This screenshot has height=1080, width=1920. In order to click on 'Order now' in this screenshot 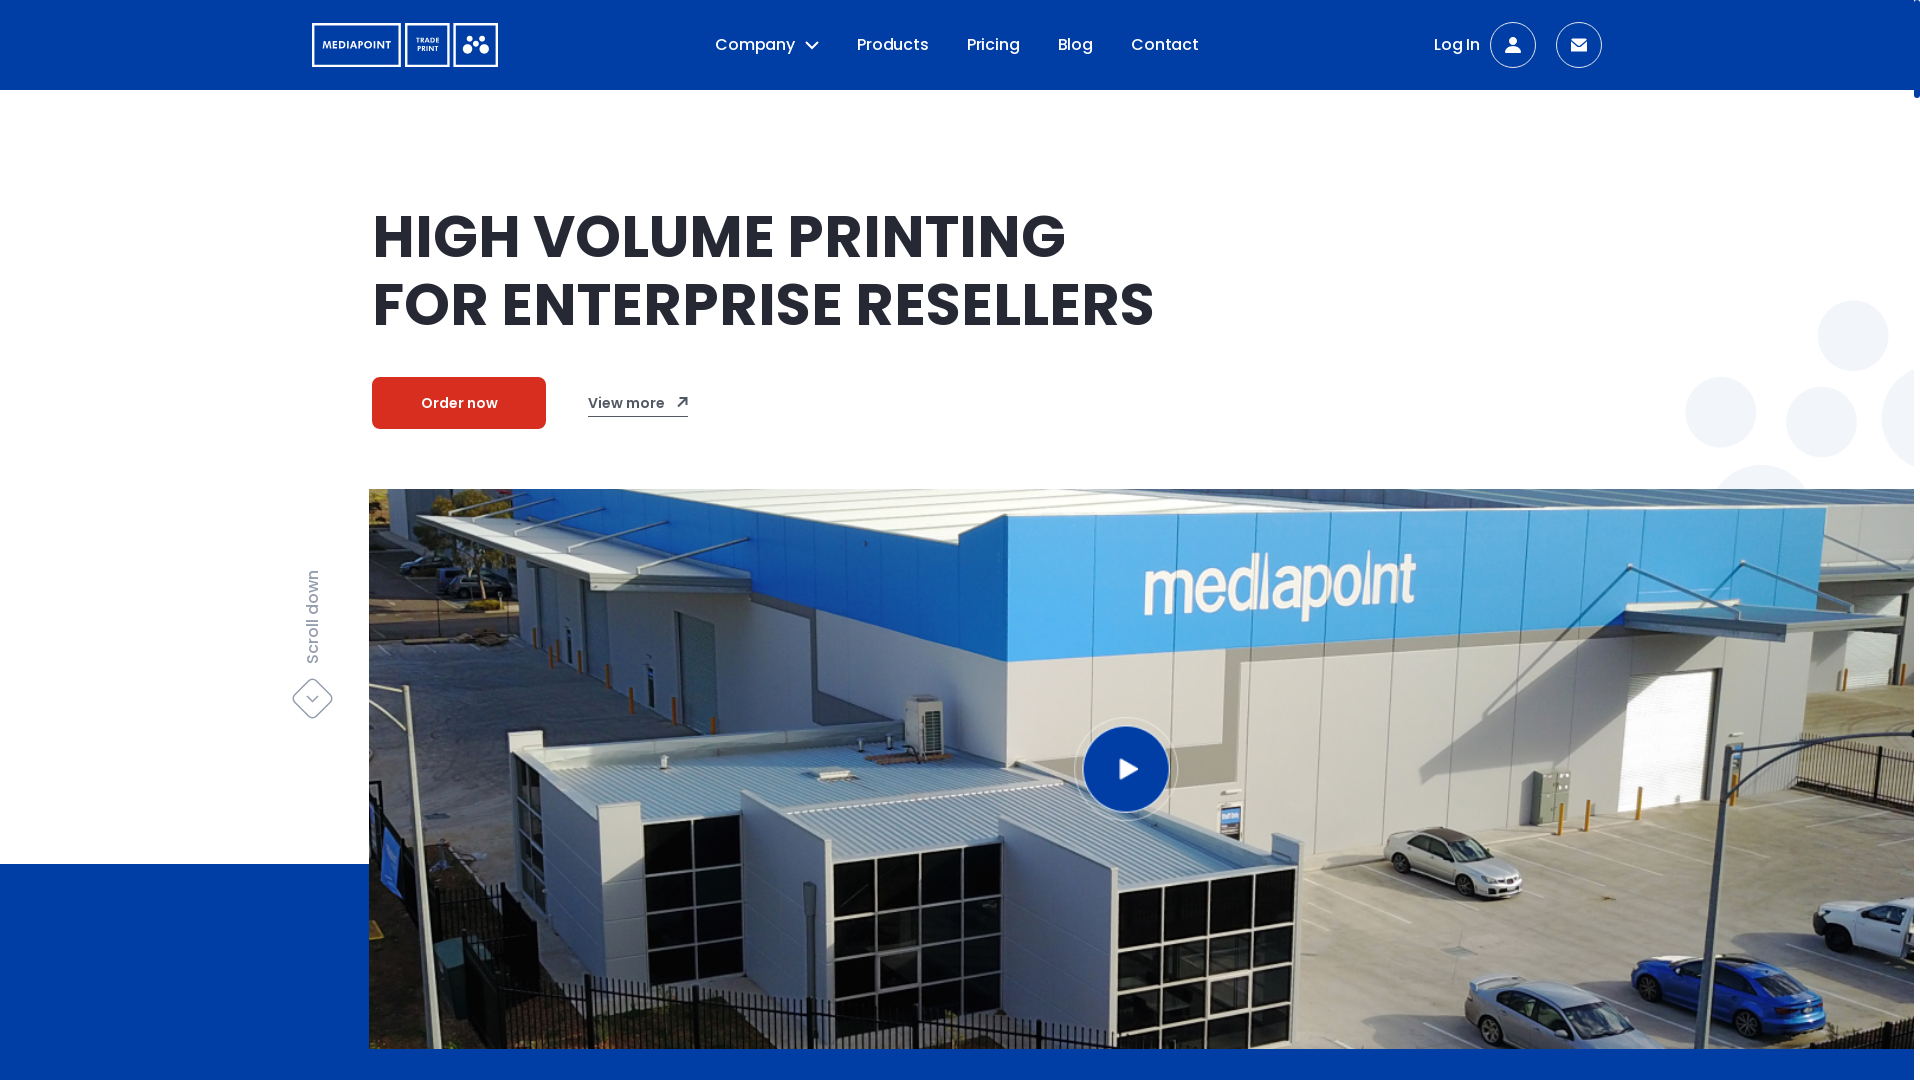, I will do `click(458, 402)`.